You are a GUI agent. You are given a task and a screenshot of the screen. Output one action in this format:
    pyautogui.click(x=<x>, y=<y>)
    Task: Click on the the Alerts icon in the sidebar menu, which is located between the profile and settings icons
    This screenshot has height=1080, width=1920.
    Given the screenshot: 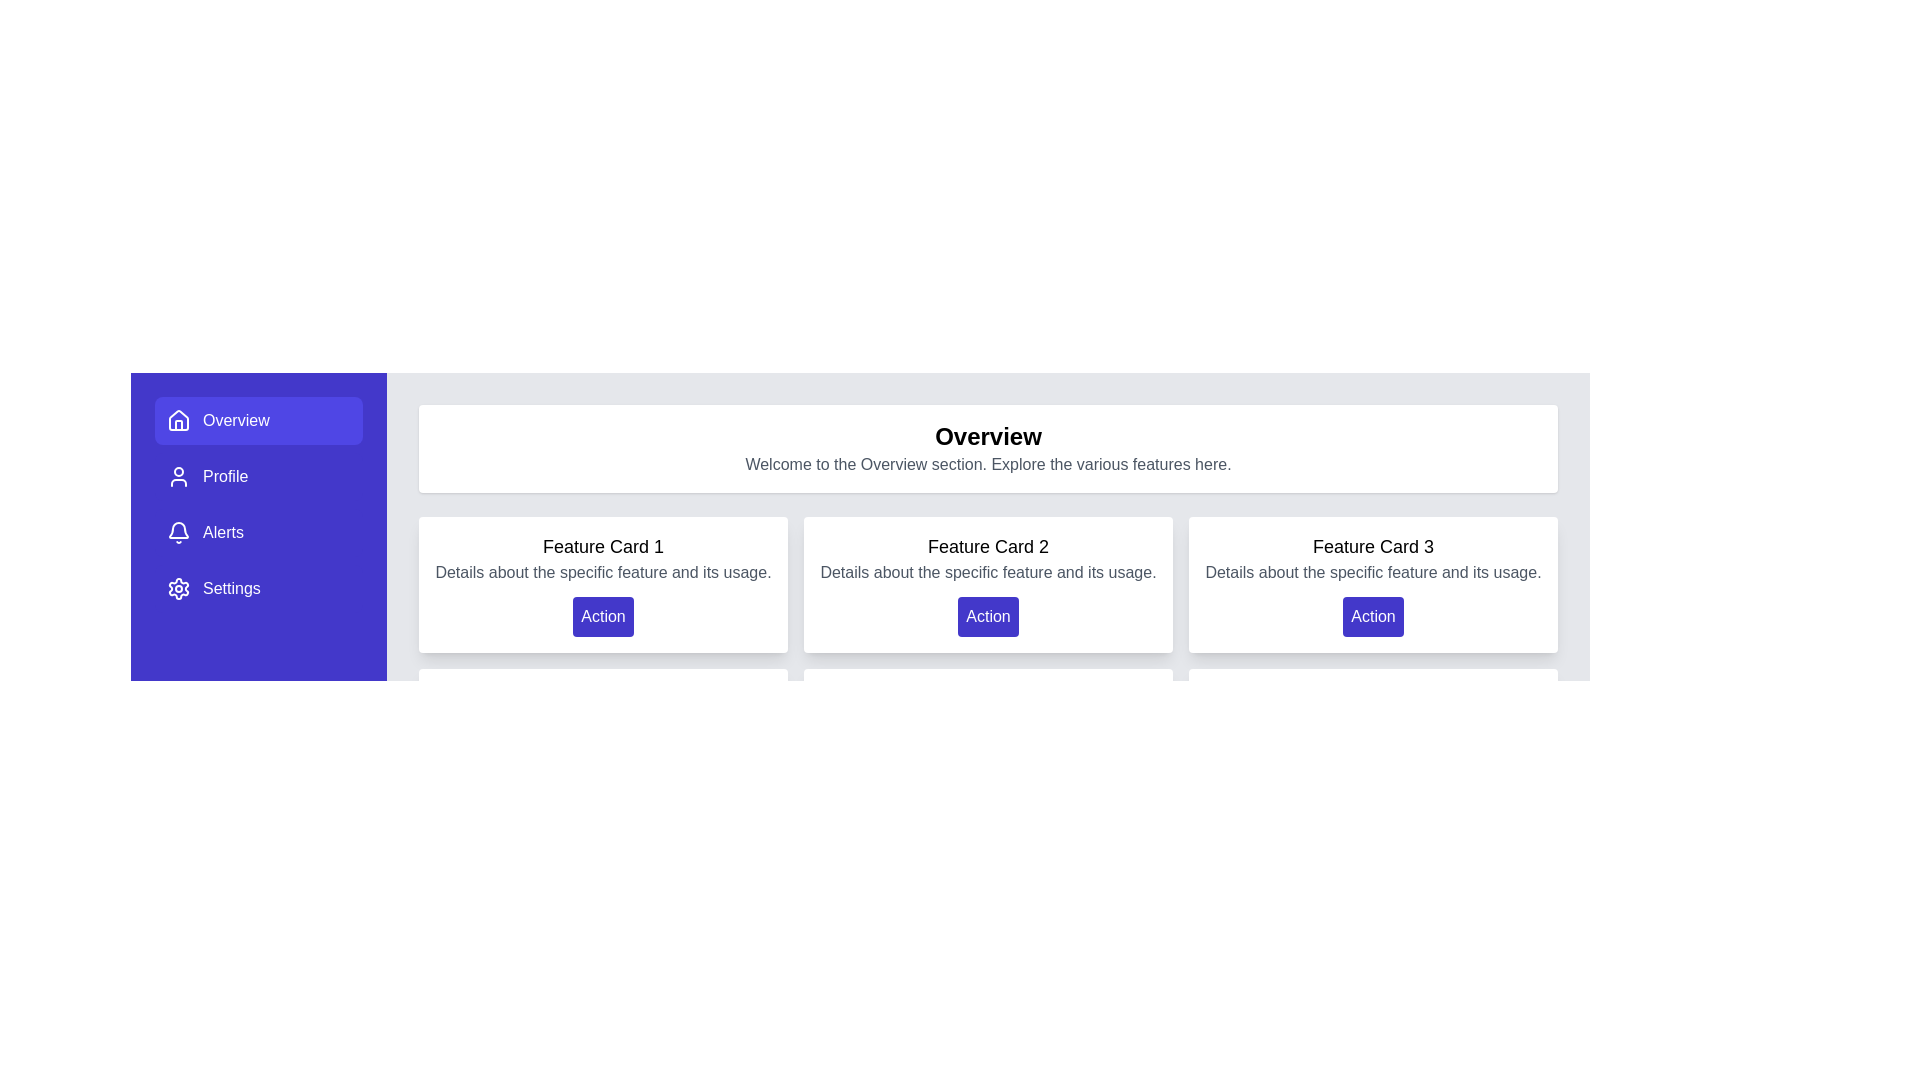 What is the action you would take?
    pyautogui.click(x=178, y=529)
    